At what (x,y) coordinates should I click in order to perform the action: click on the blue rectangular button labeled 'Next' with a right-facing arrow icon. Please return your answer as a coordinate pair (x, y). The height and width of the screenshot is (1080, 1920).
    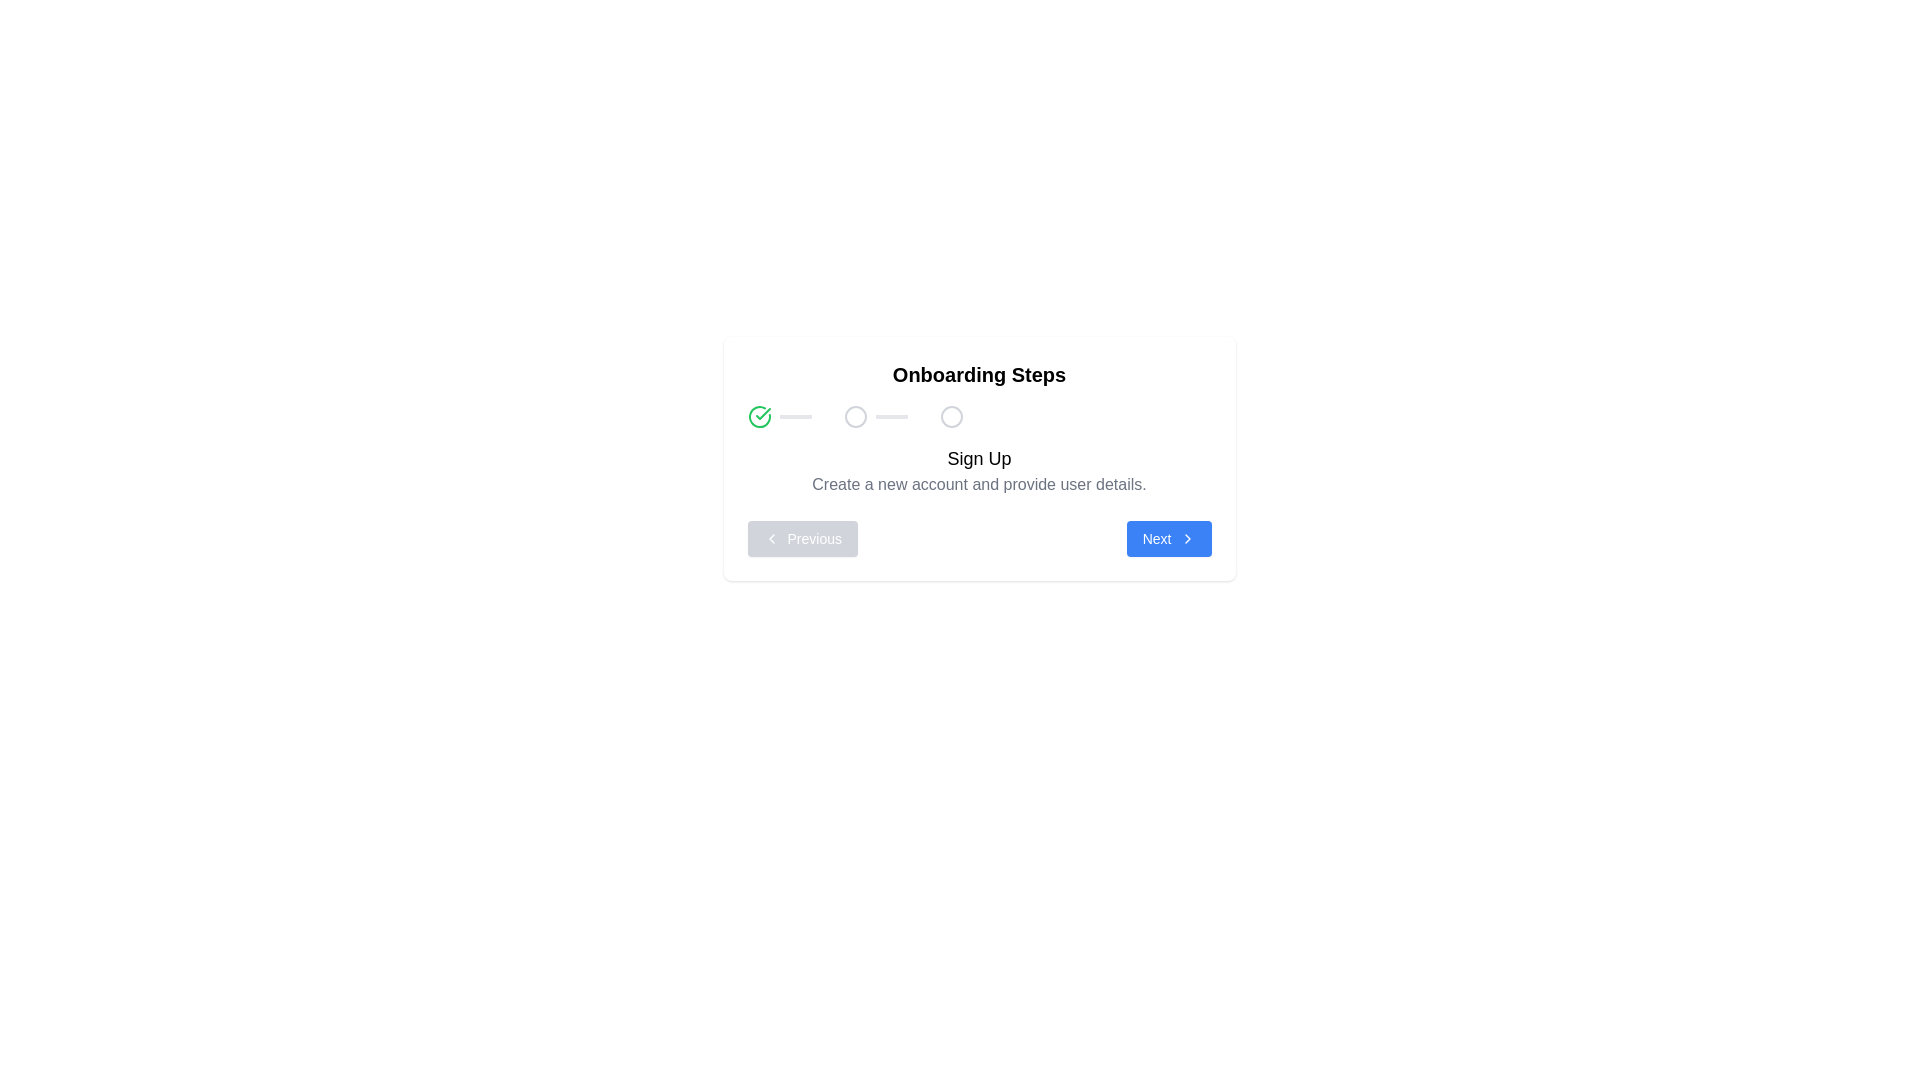
    Looking at the image, I should click on (1169, 538).